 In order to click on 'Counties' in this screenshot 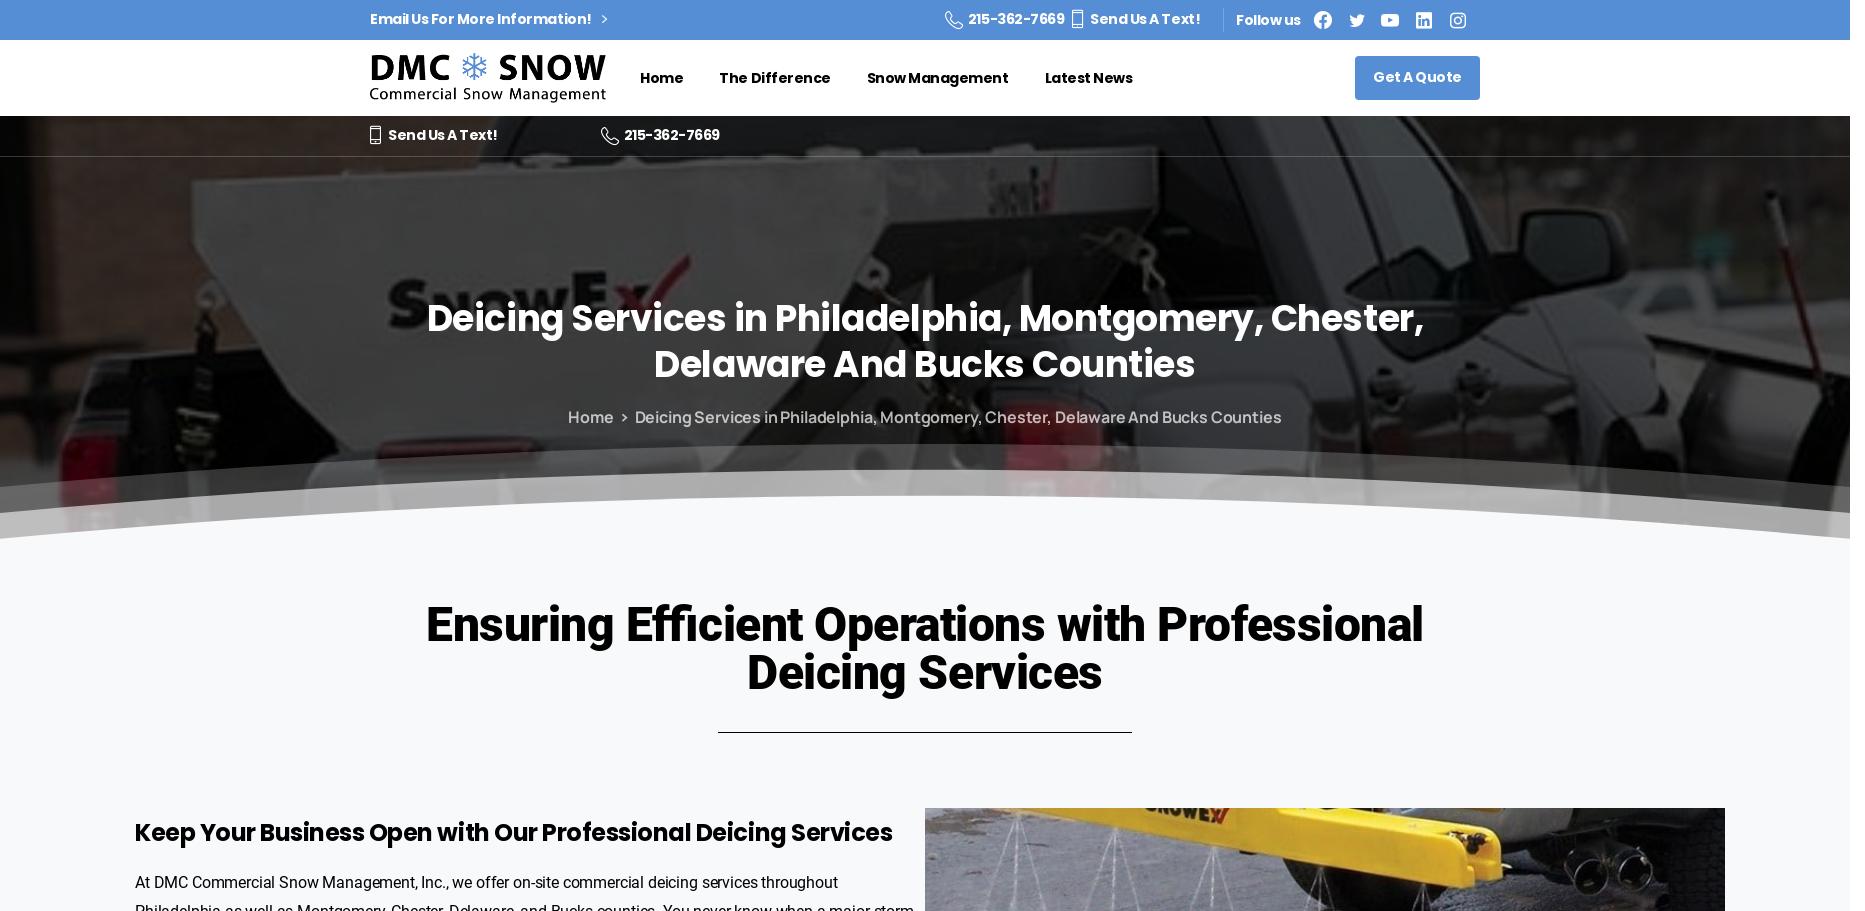, I will do `click(1112, 363)`.